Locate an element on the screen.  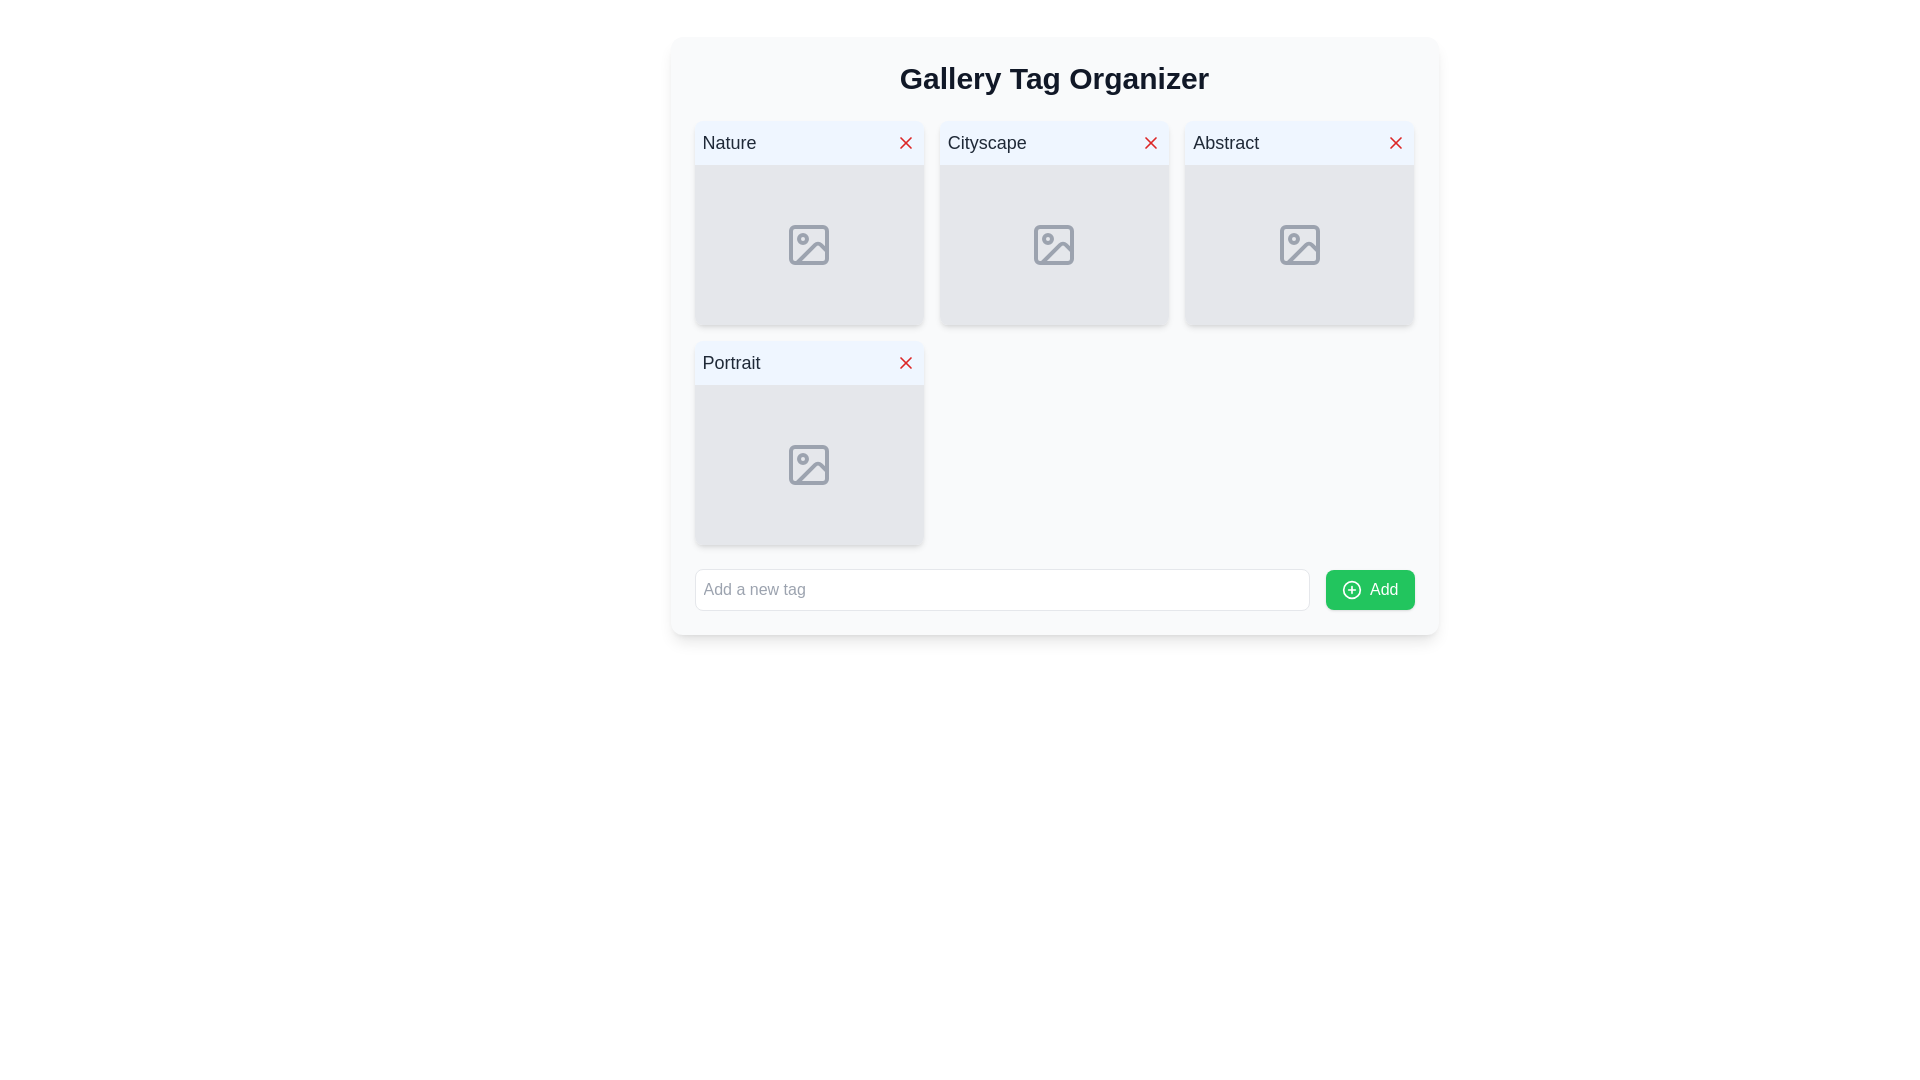
the 'X' icon next to the 'Nature' label is located at coordinates (904, 141).